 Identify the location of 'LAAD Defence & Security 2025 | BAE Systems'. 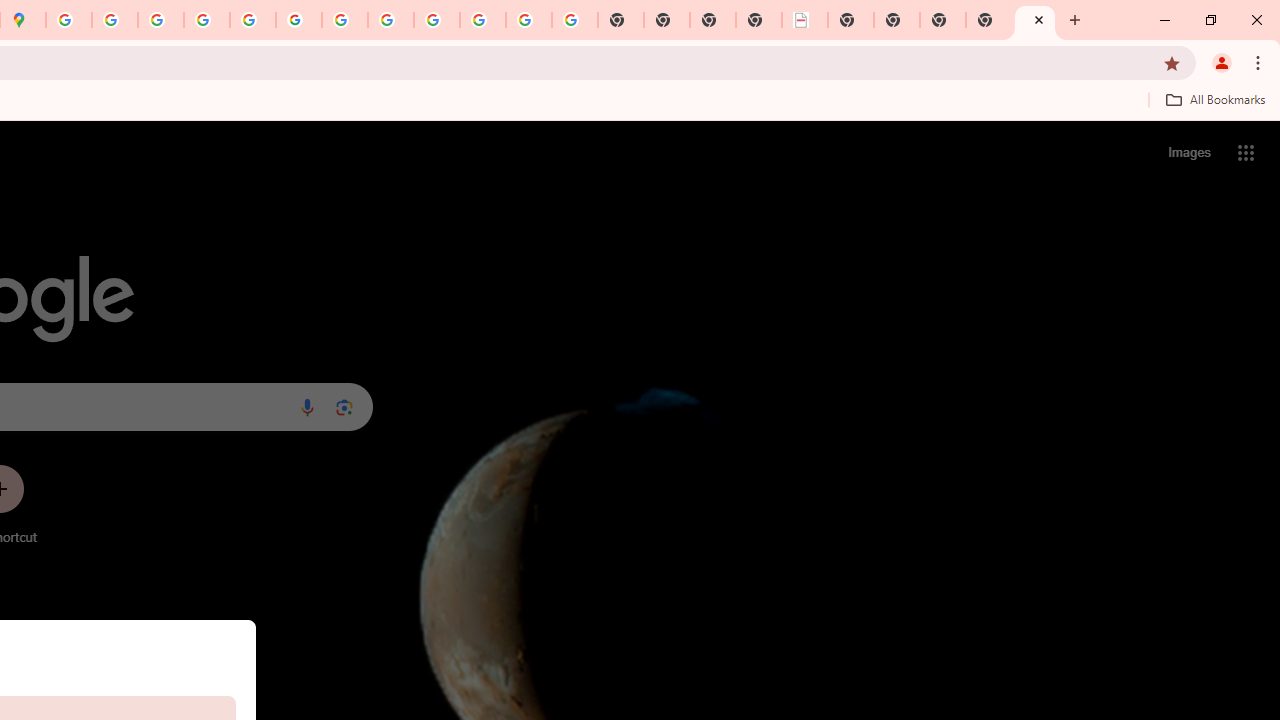
(805, 20).